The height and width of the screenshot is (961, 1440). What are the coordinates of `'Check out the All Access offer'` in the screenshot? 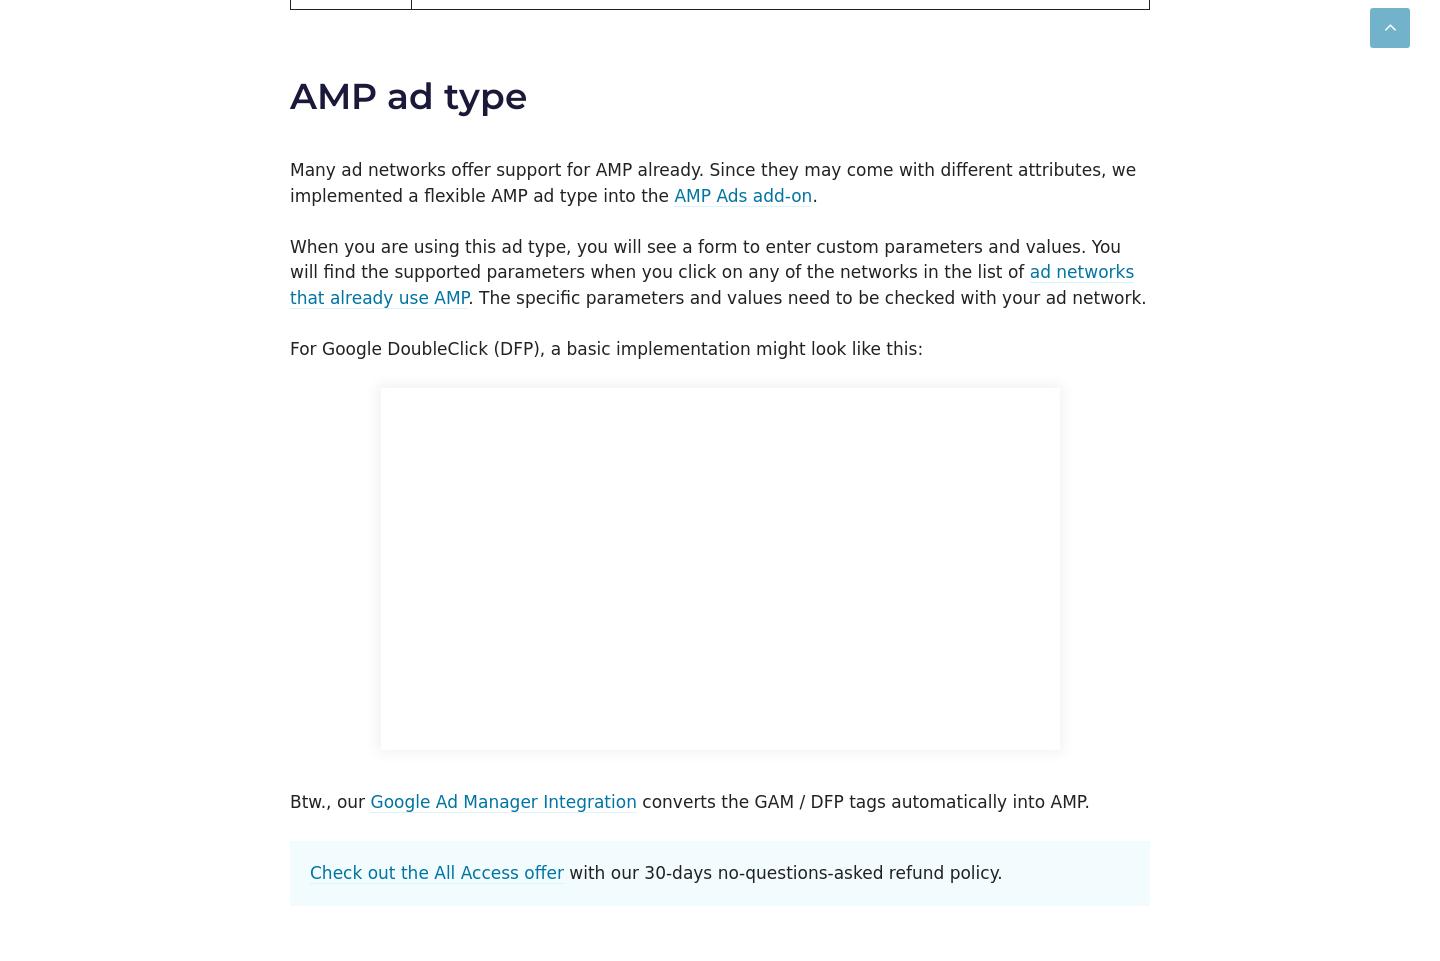 It's located at (436, 871).